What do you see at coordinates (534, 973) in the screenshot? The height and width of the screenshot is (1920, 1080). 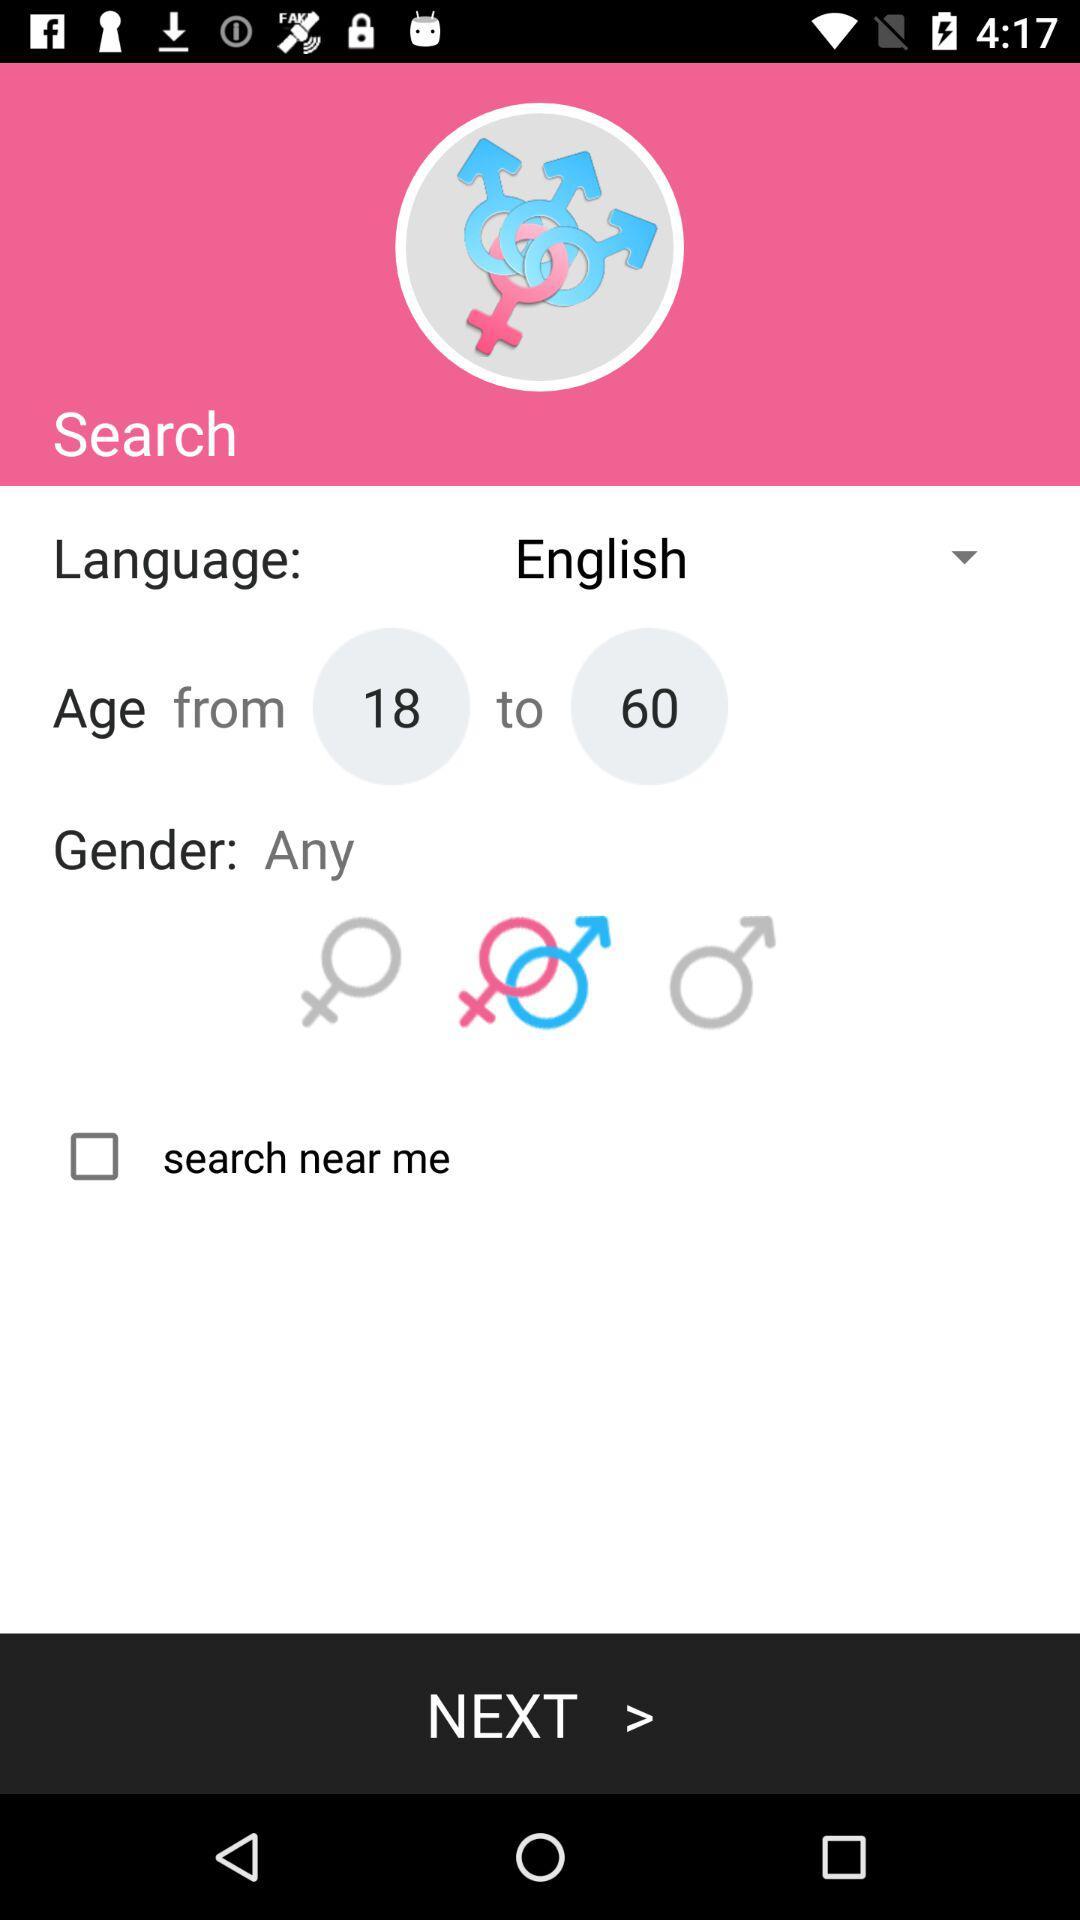 I see `search male and female` at bounding box center [534, 973].